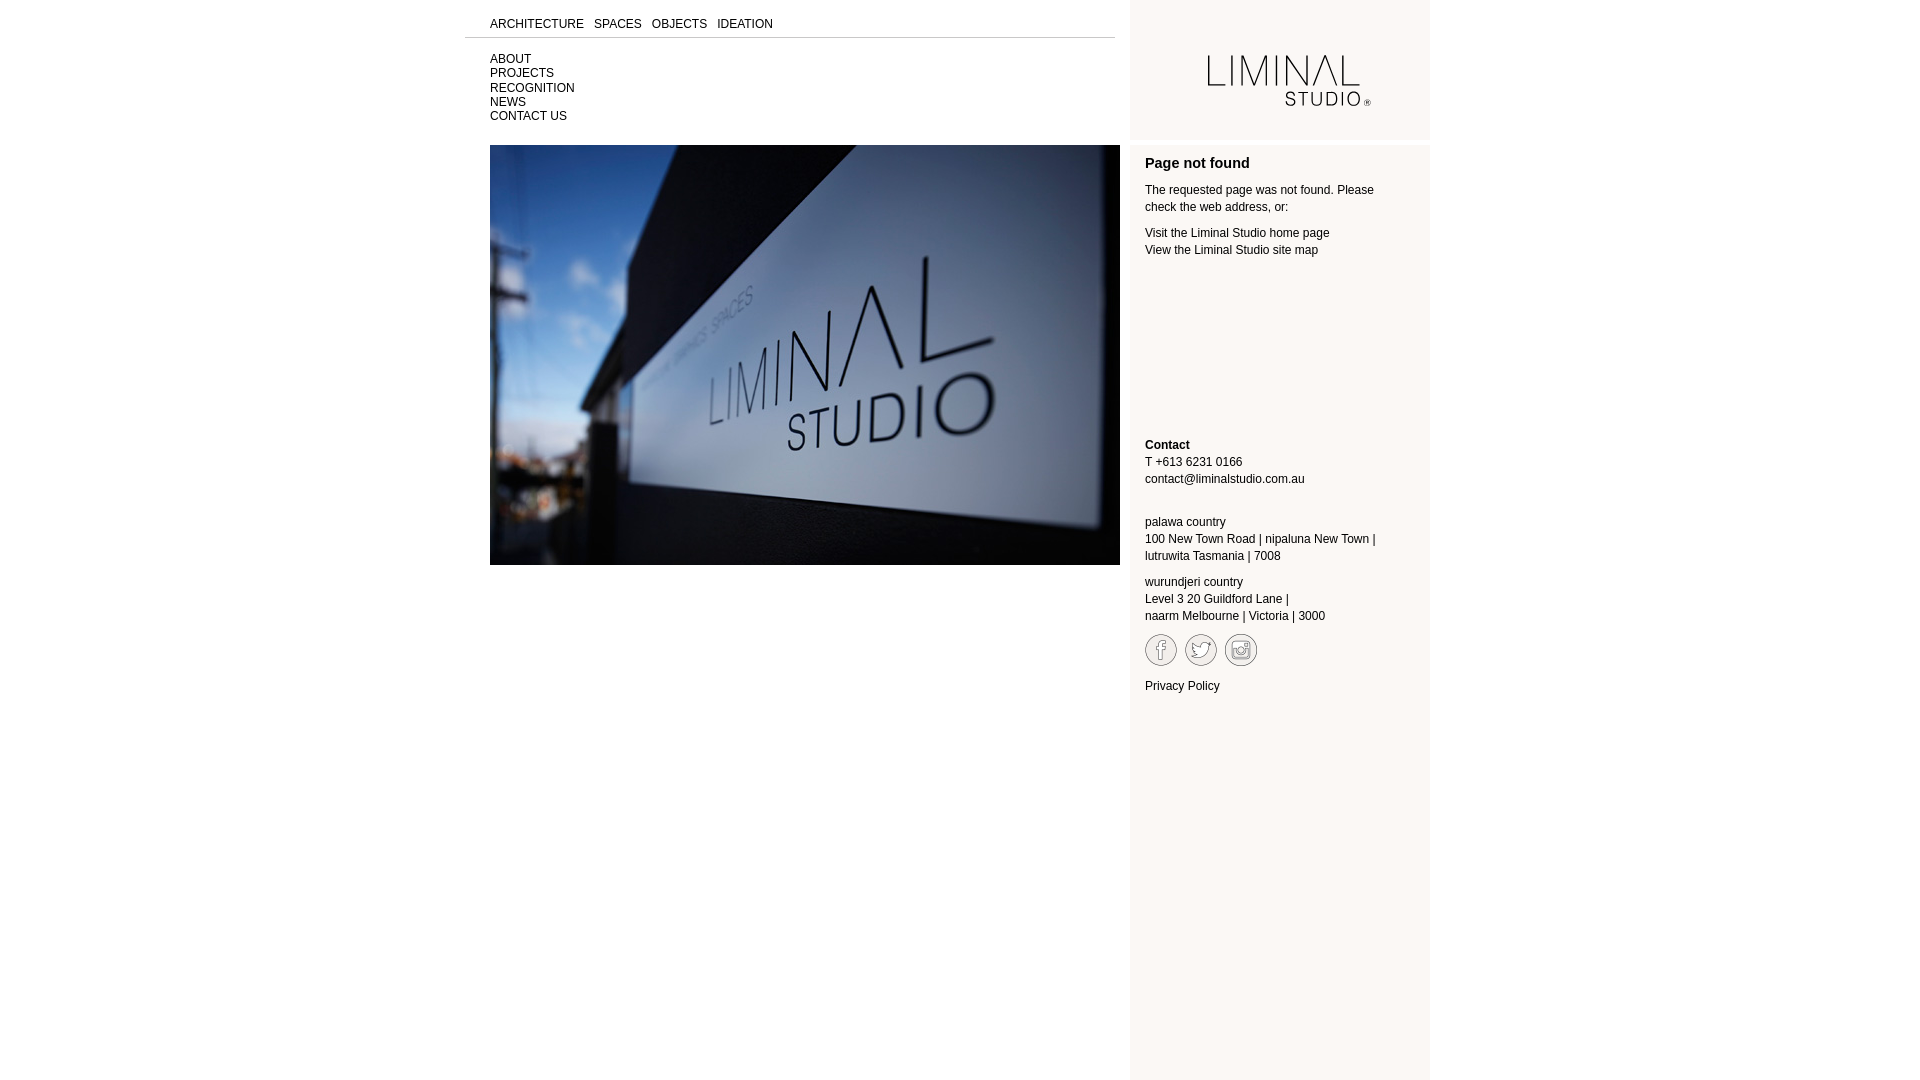  Describe the element at coordinates (1145, 685) in the screenshot. I see `'Privacy Policy'` at that location.